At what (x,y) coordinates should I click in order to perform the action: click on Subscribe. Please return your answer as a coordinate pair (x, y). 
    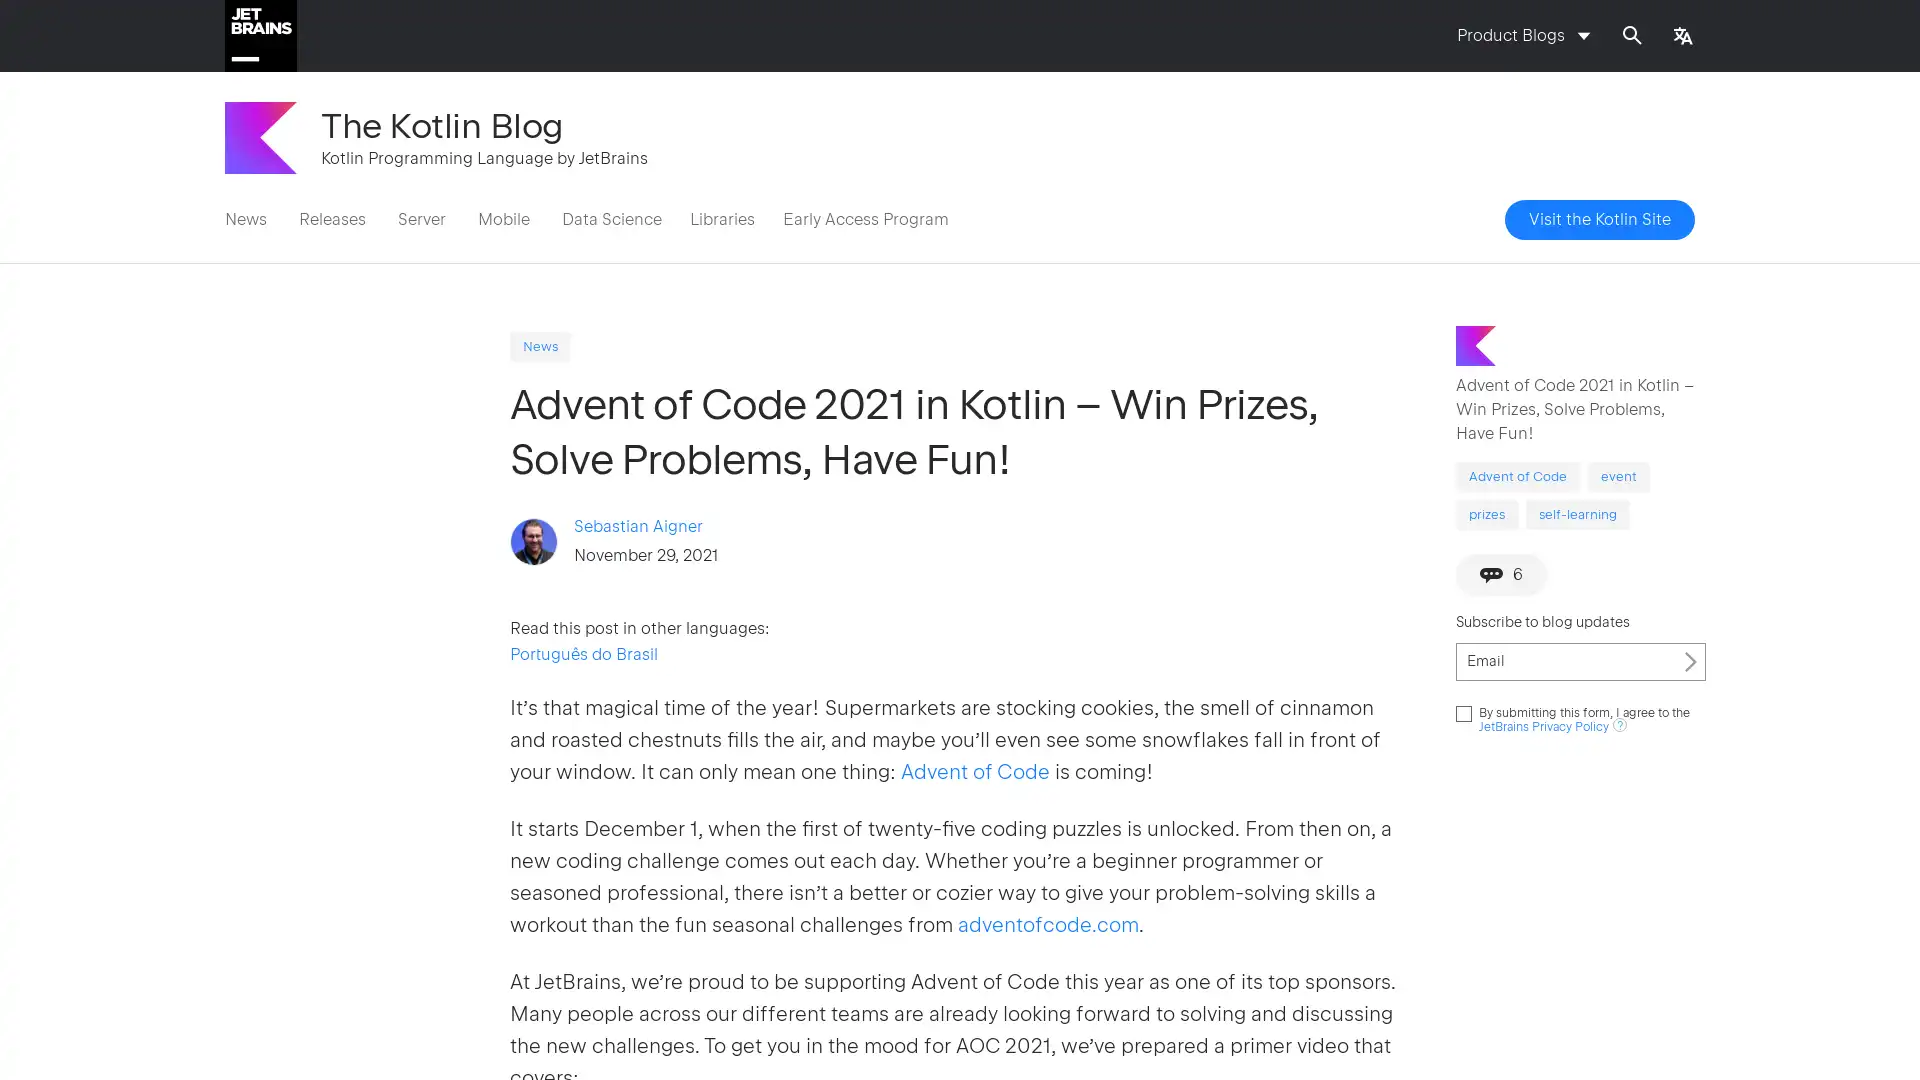
    Looking at the image, I should click on (1689, 660).